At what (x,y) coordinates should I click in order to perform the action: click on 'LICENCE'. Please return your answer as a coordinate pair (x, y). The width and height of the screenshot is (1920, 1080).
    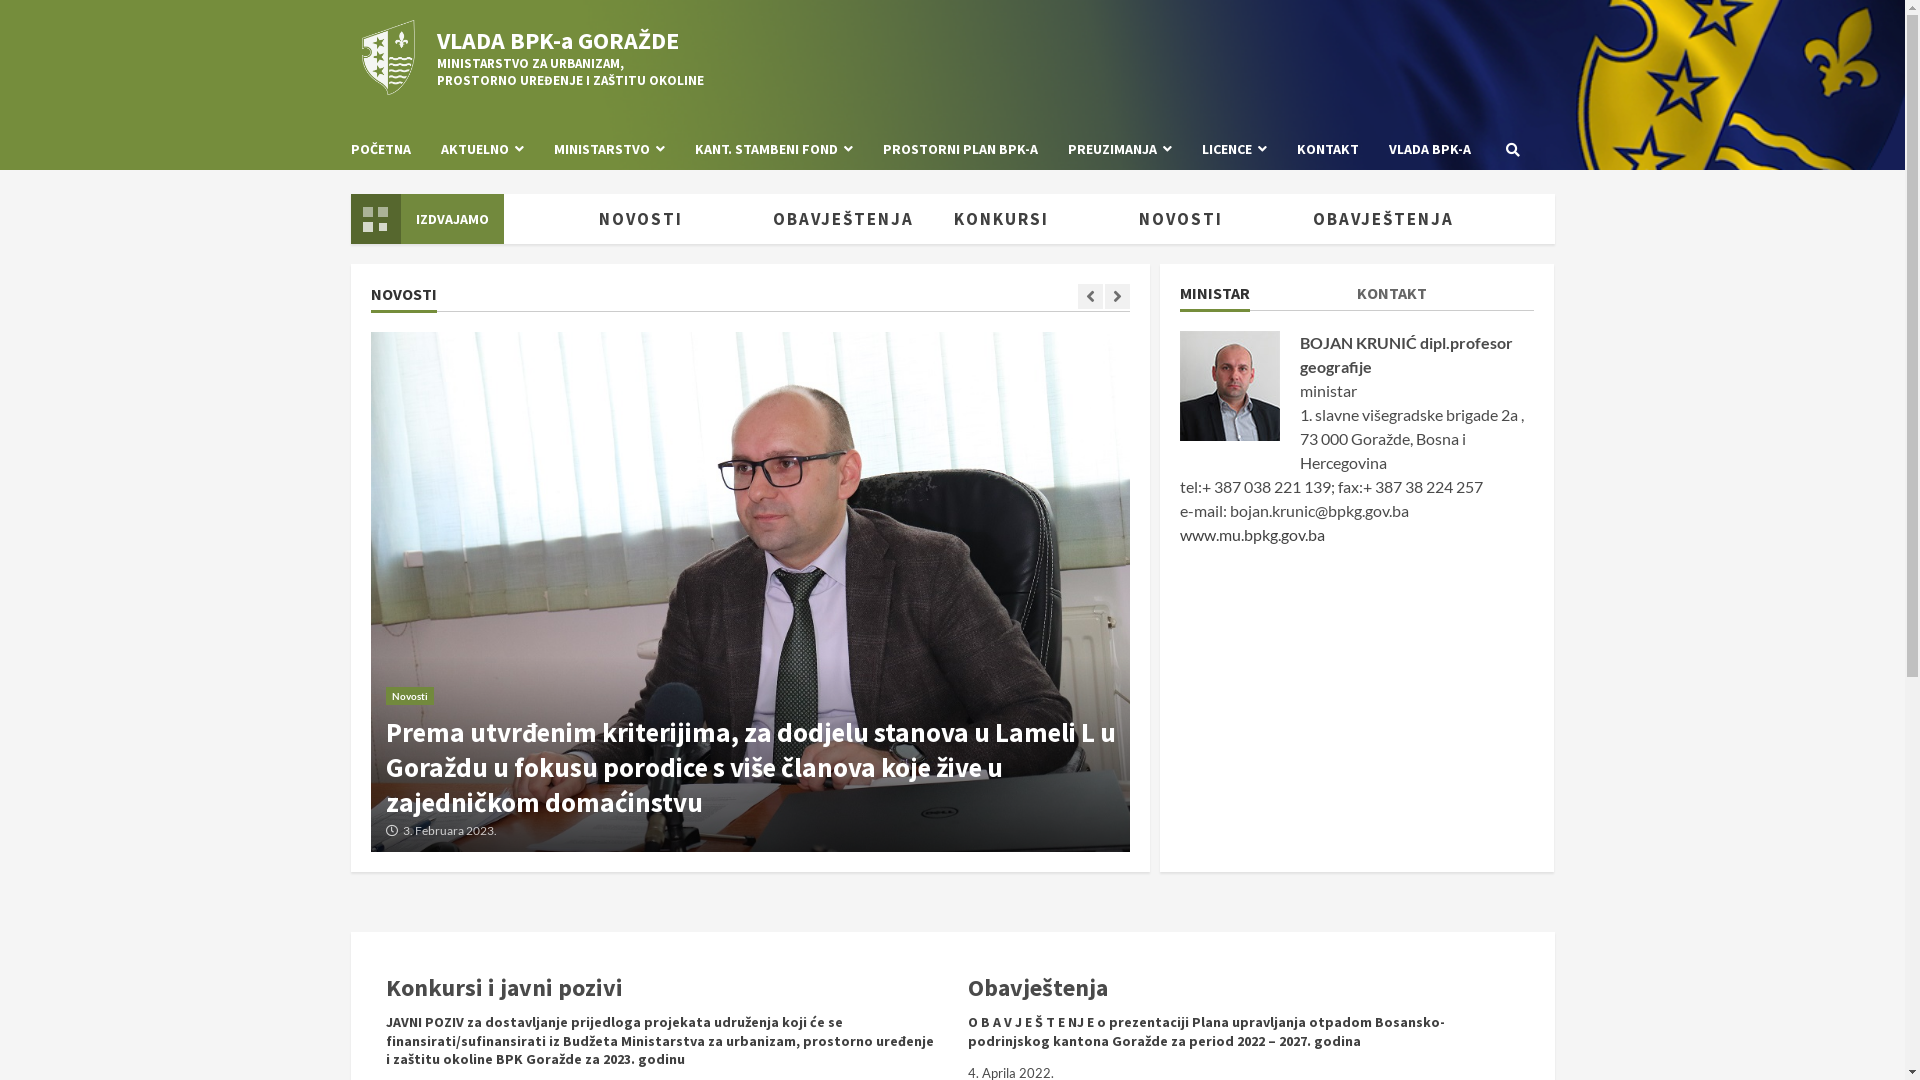
    Looking at the image, I should click on (1185, 148).